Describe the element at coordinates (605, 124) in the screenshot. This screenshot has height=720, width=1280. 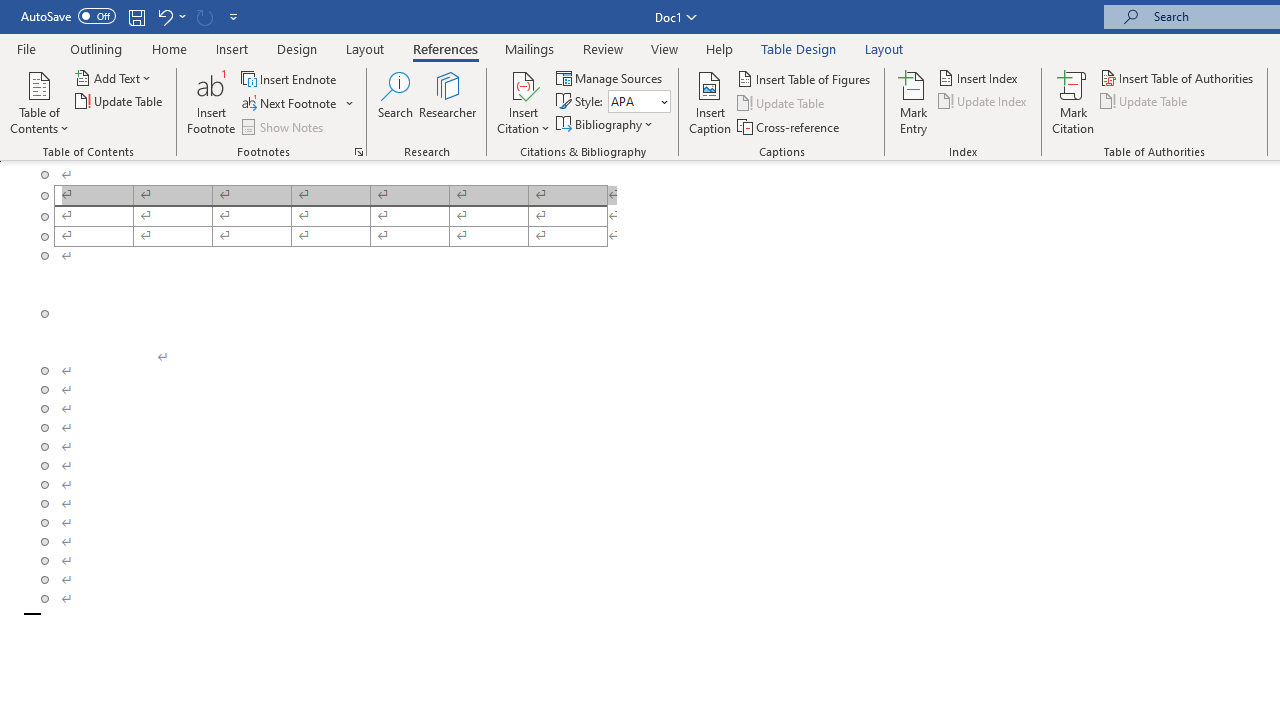
I see `'Bibliography'` at that location.